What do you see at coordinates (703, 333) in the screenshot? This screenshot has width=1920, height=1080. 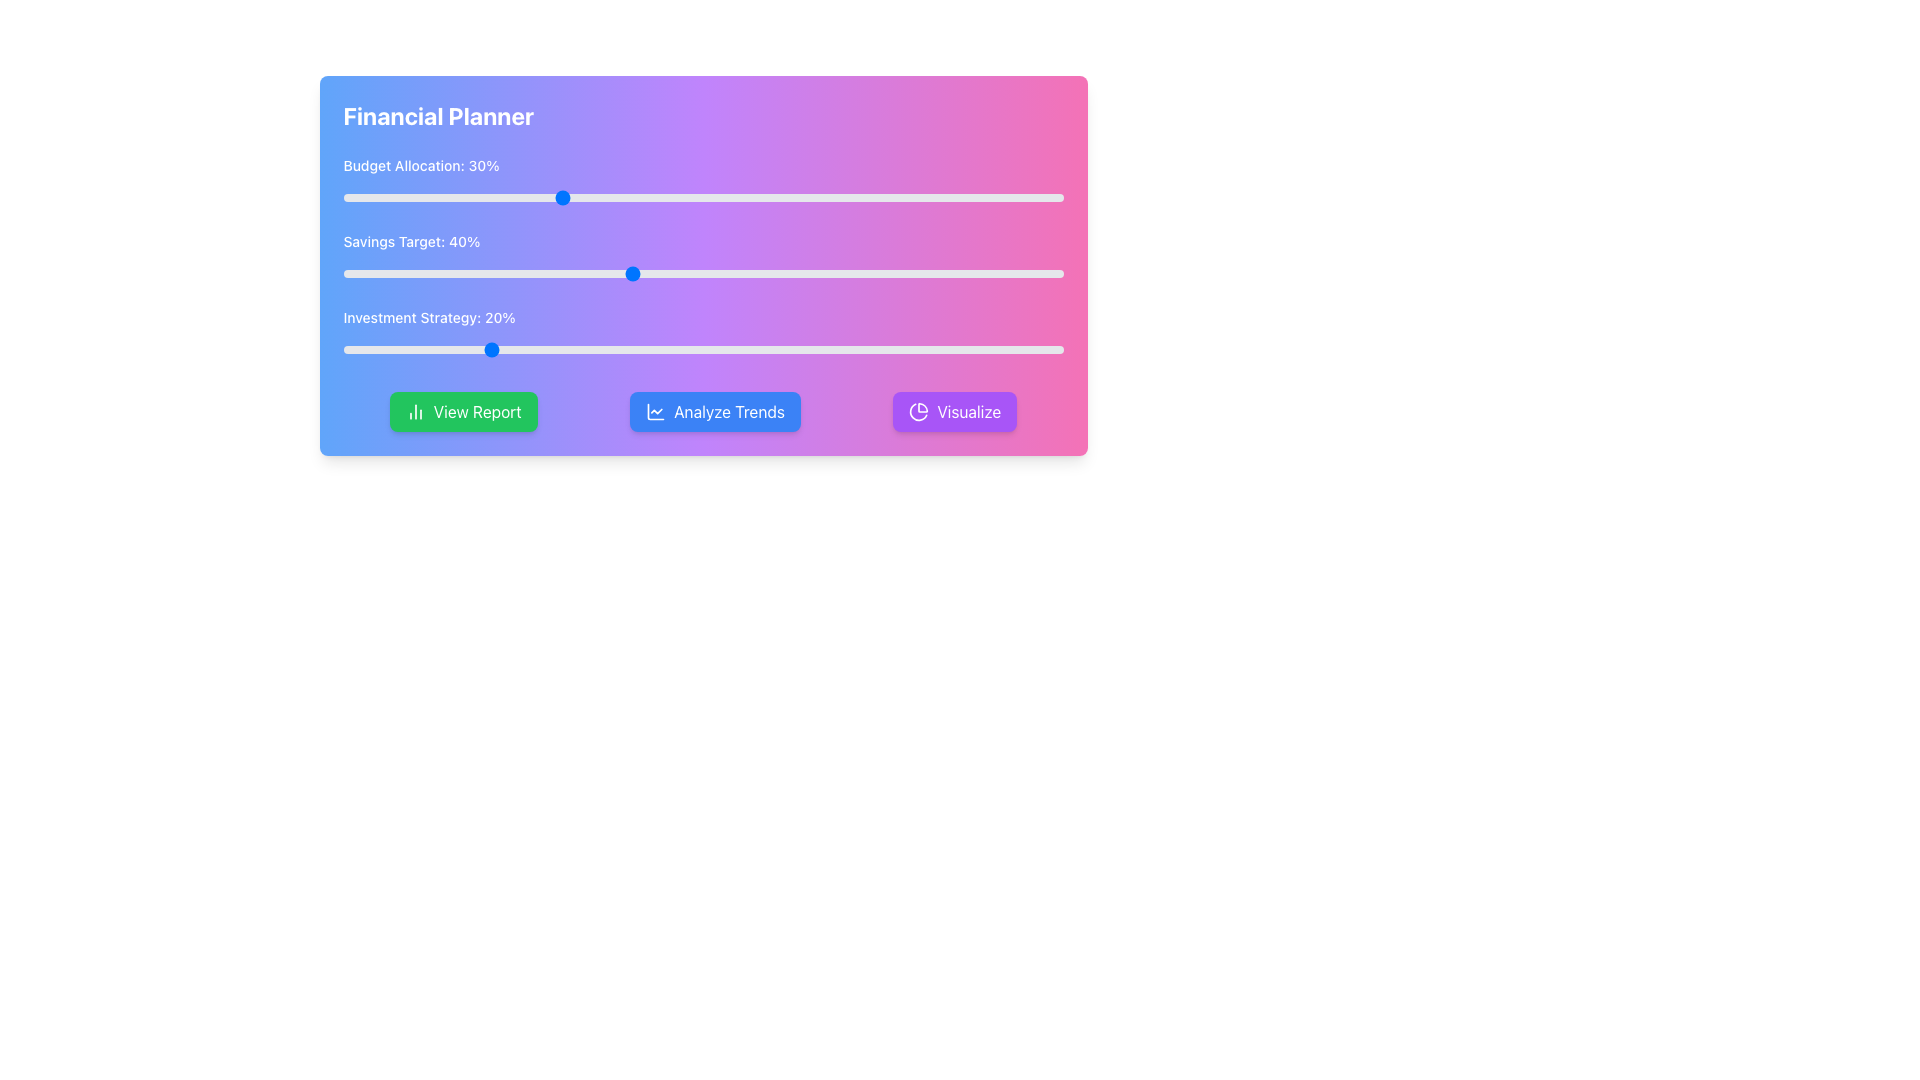 I see `the slider handle of the investment strategy percentage control located below the 'Budget Allocation: 30%' and 'Savings Target: 40%' labels` at bounding box center [703, 333].